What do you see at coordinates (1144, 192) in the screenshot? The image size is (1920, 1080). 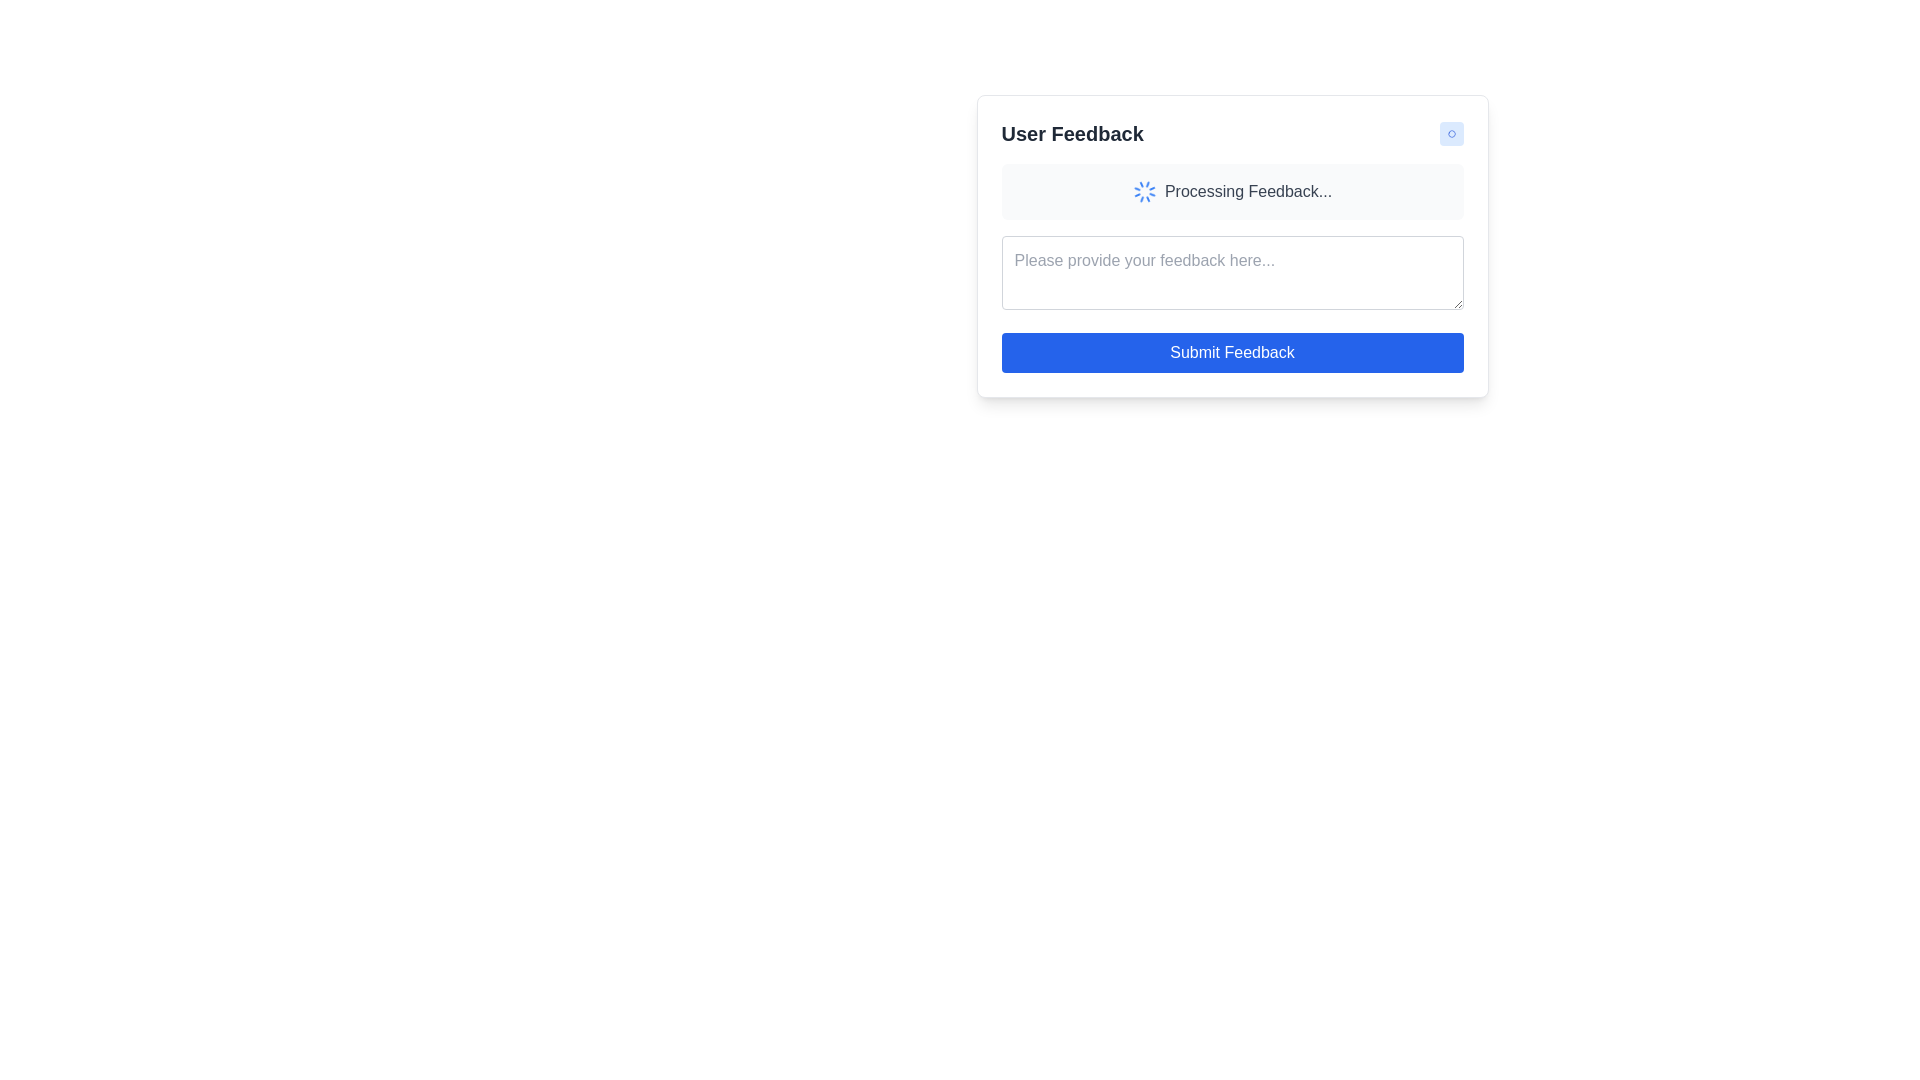 I see `the loading spinner located at the top of the 'User Feedback' card interface, which is positioned to the immediate left of the text 'Processing Feedback...'` at bounding box center [1144, 192].